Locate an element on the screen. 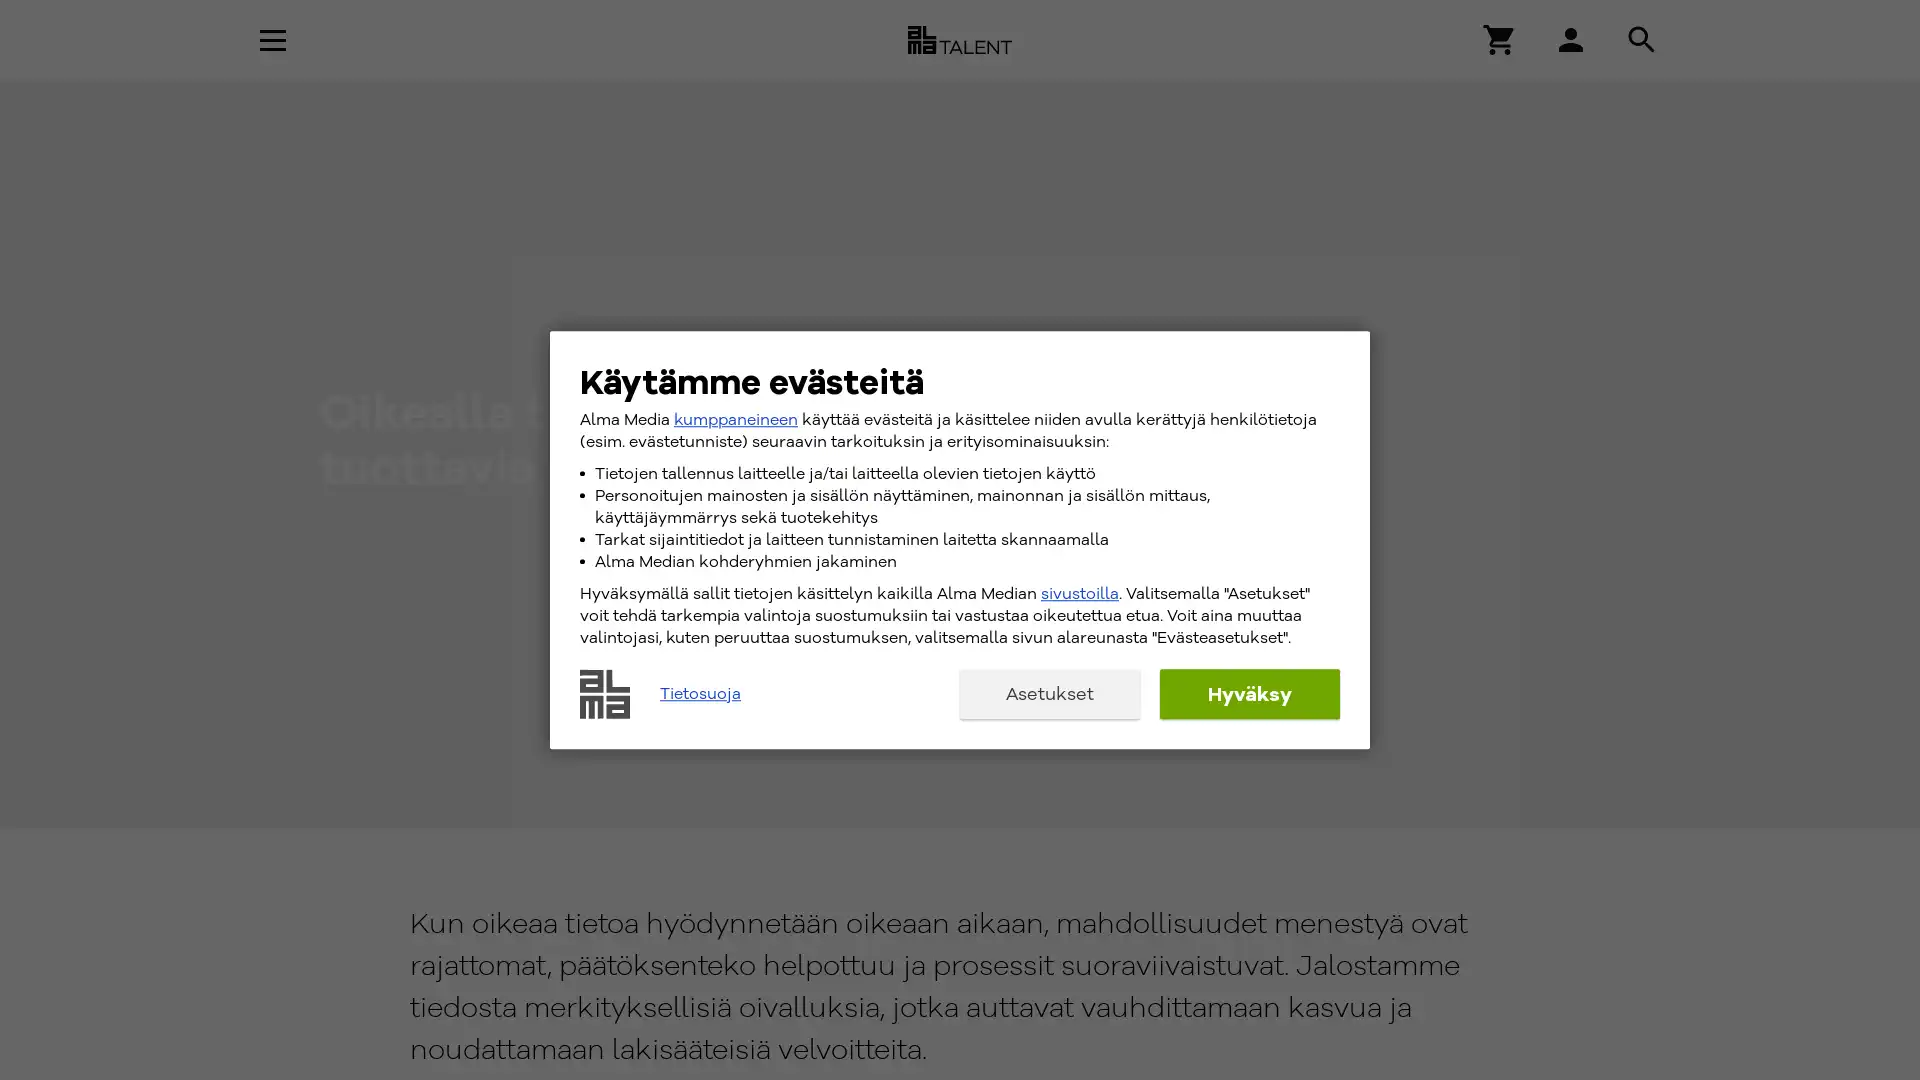  Asetukset is located at coordinates (1049, 692).